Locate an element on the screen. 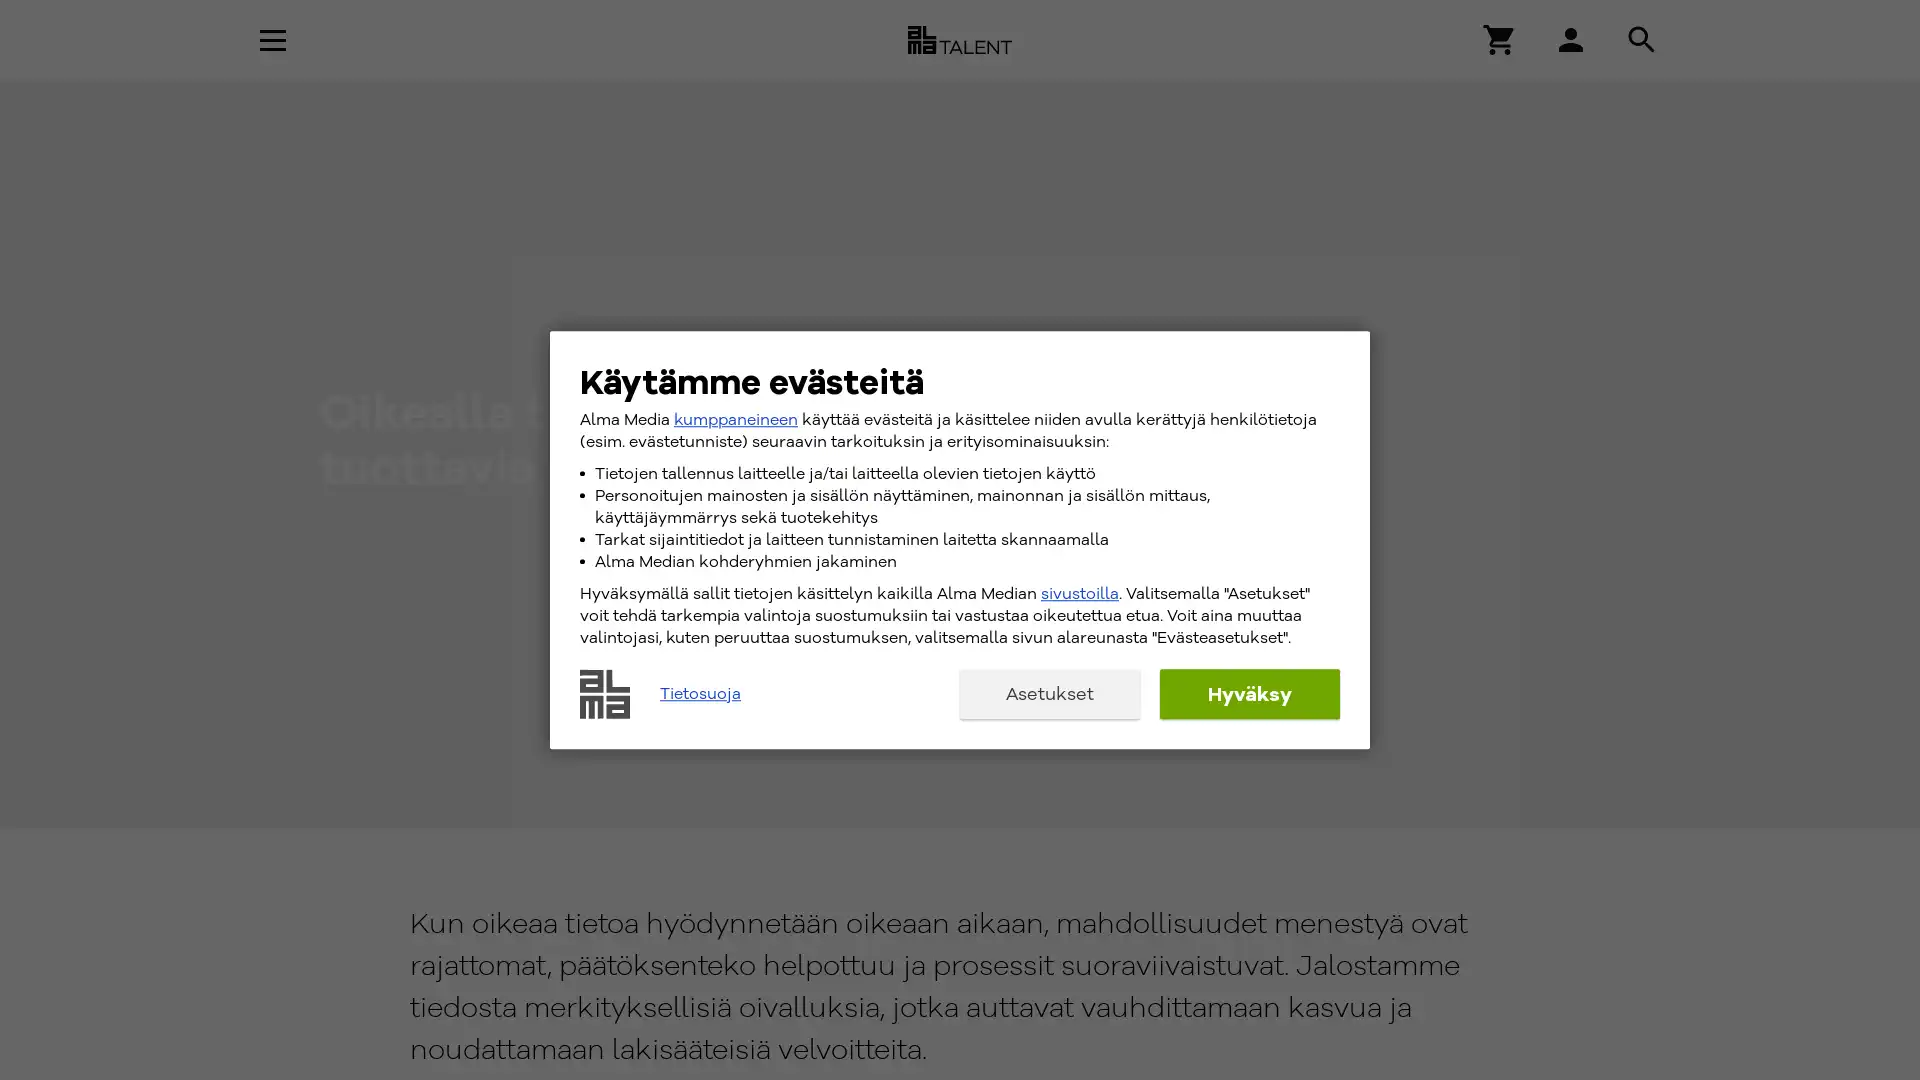  Asetukset is located at coordinates (1049, 692).